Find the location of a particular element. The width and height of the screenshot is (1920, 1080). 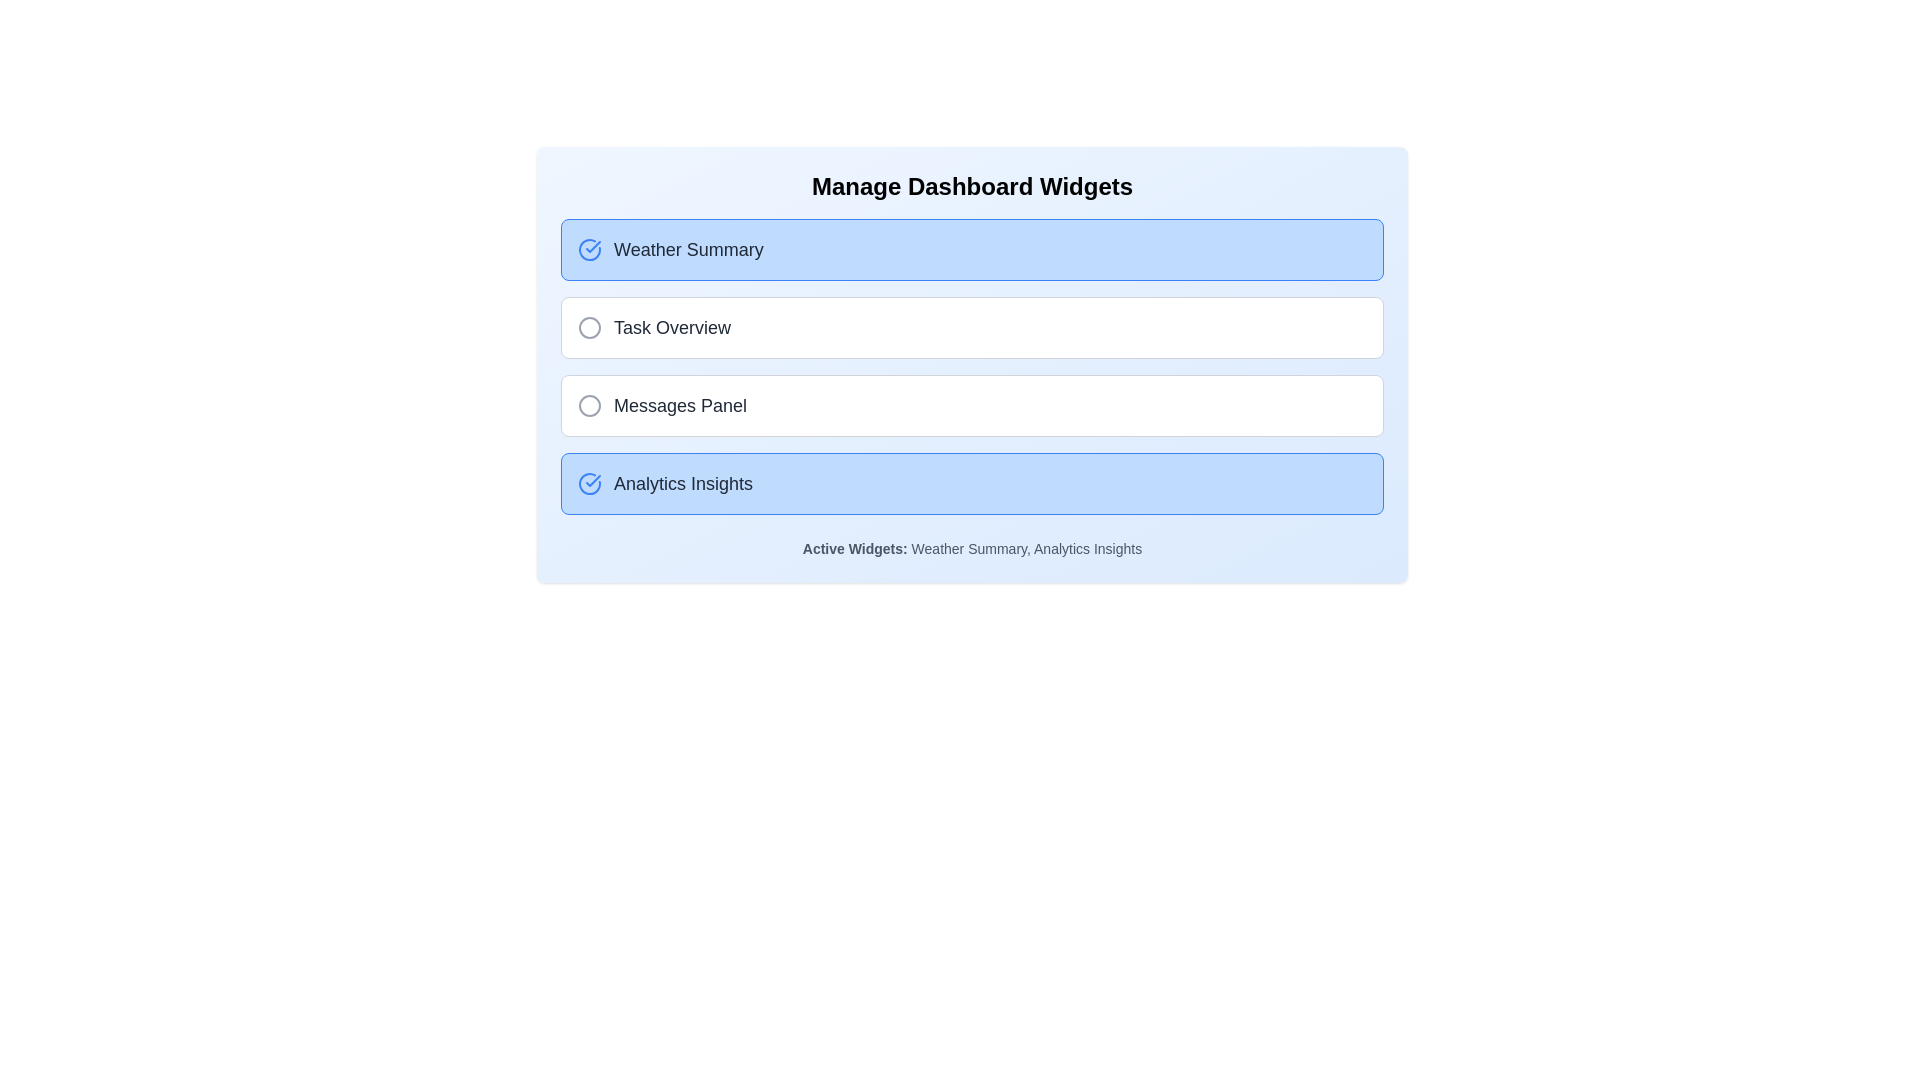

title of the 'Weather Summary' feature from the text label located centrally within the topmost card of the widget list is located at coordinates (688, 249).